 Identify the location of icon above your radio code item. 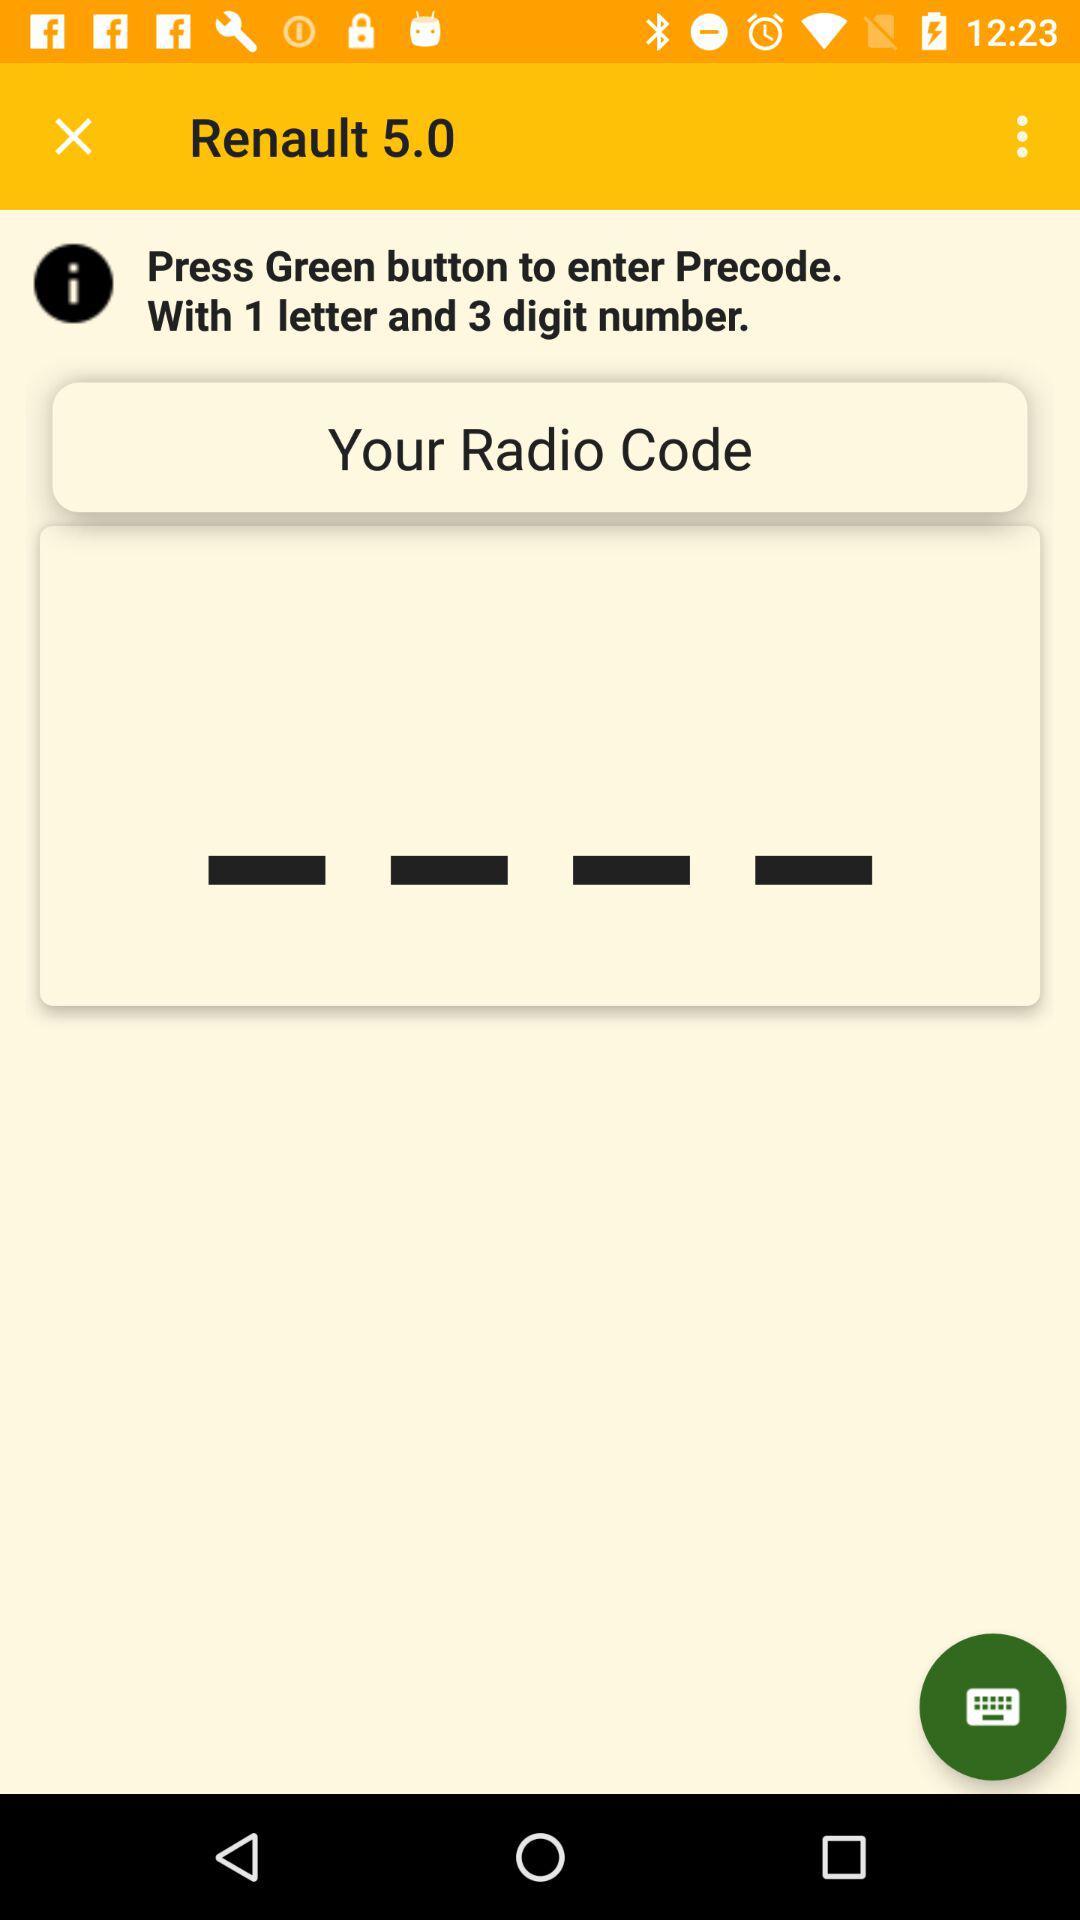
(1027, 135).